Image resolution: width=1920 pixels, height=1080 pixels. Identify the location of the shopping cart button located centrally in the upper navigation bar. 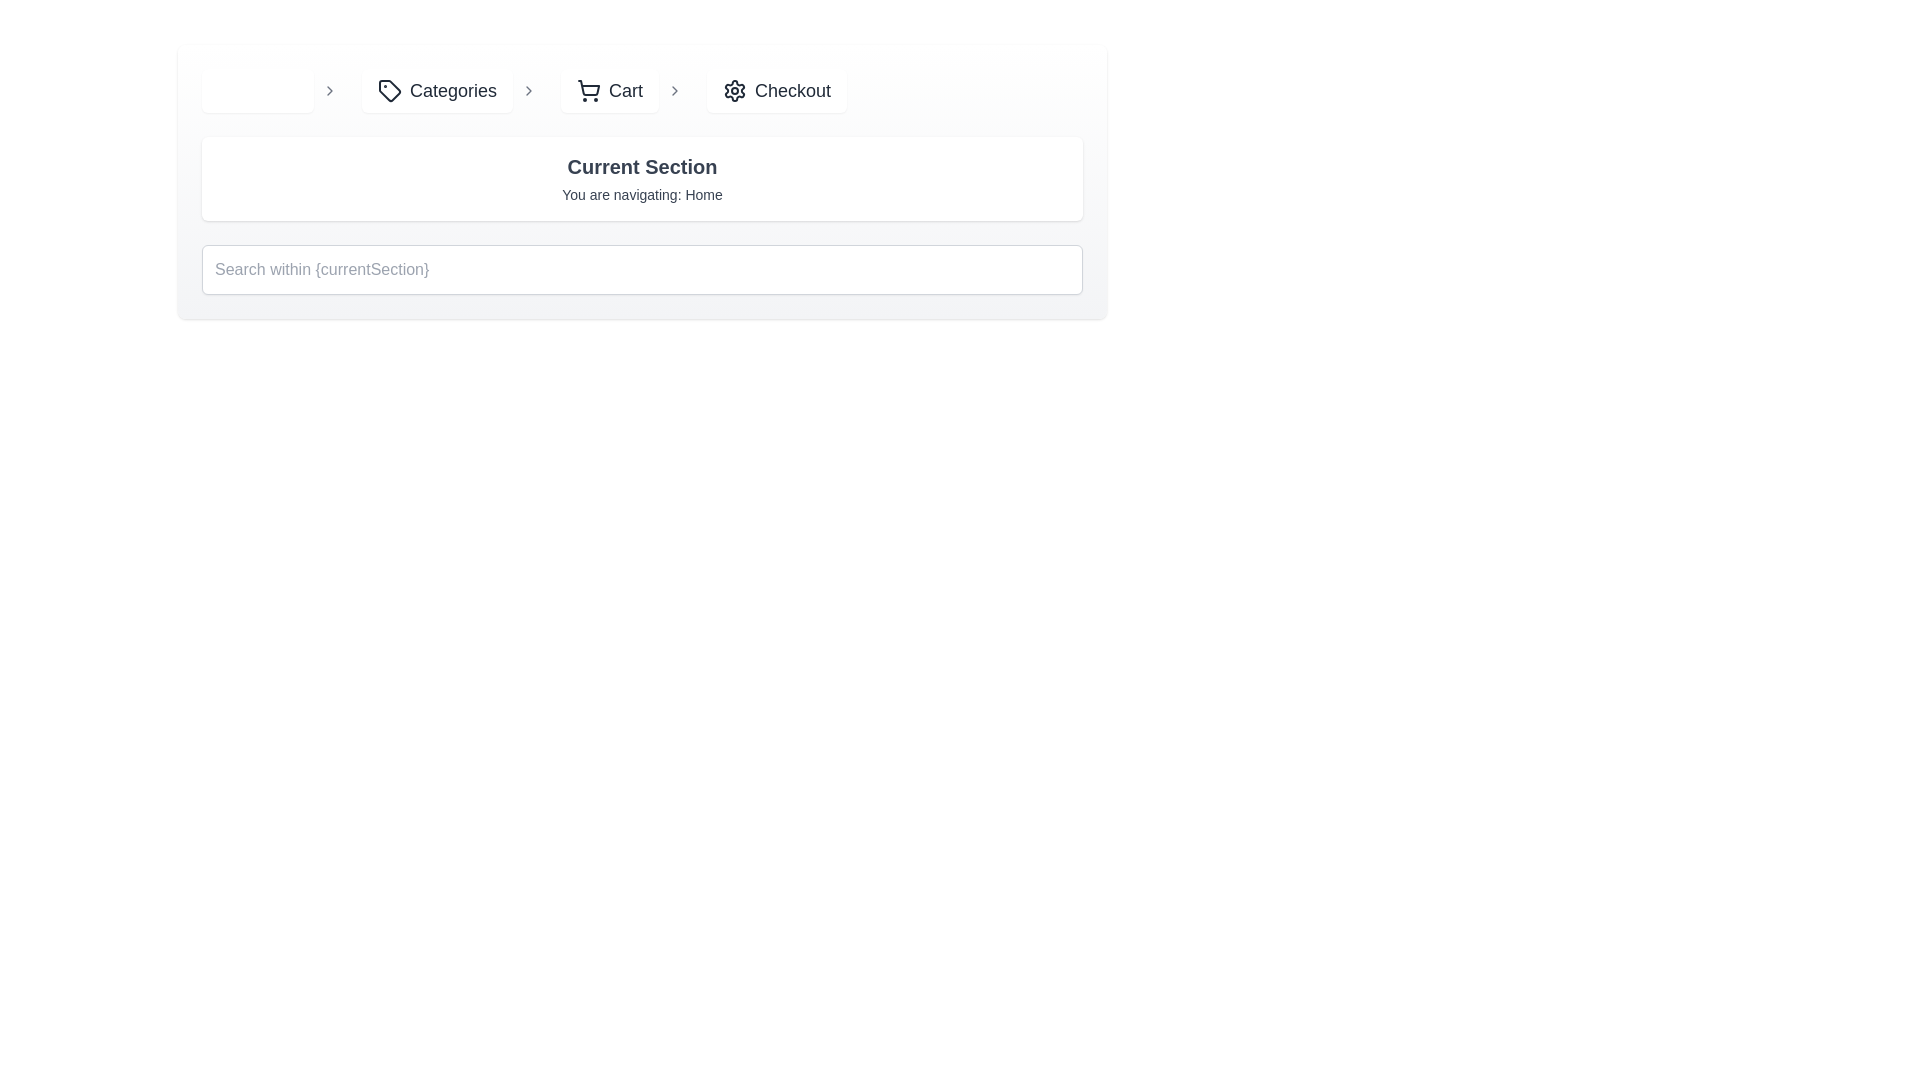
(608, 91).